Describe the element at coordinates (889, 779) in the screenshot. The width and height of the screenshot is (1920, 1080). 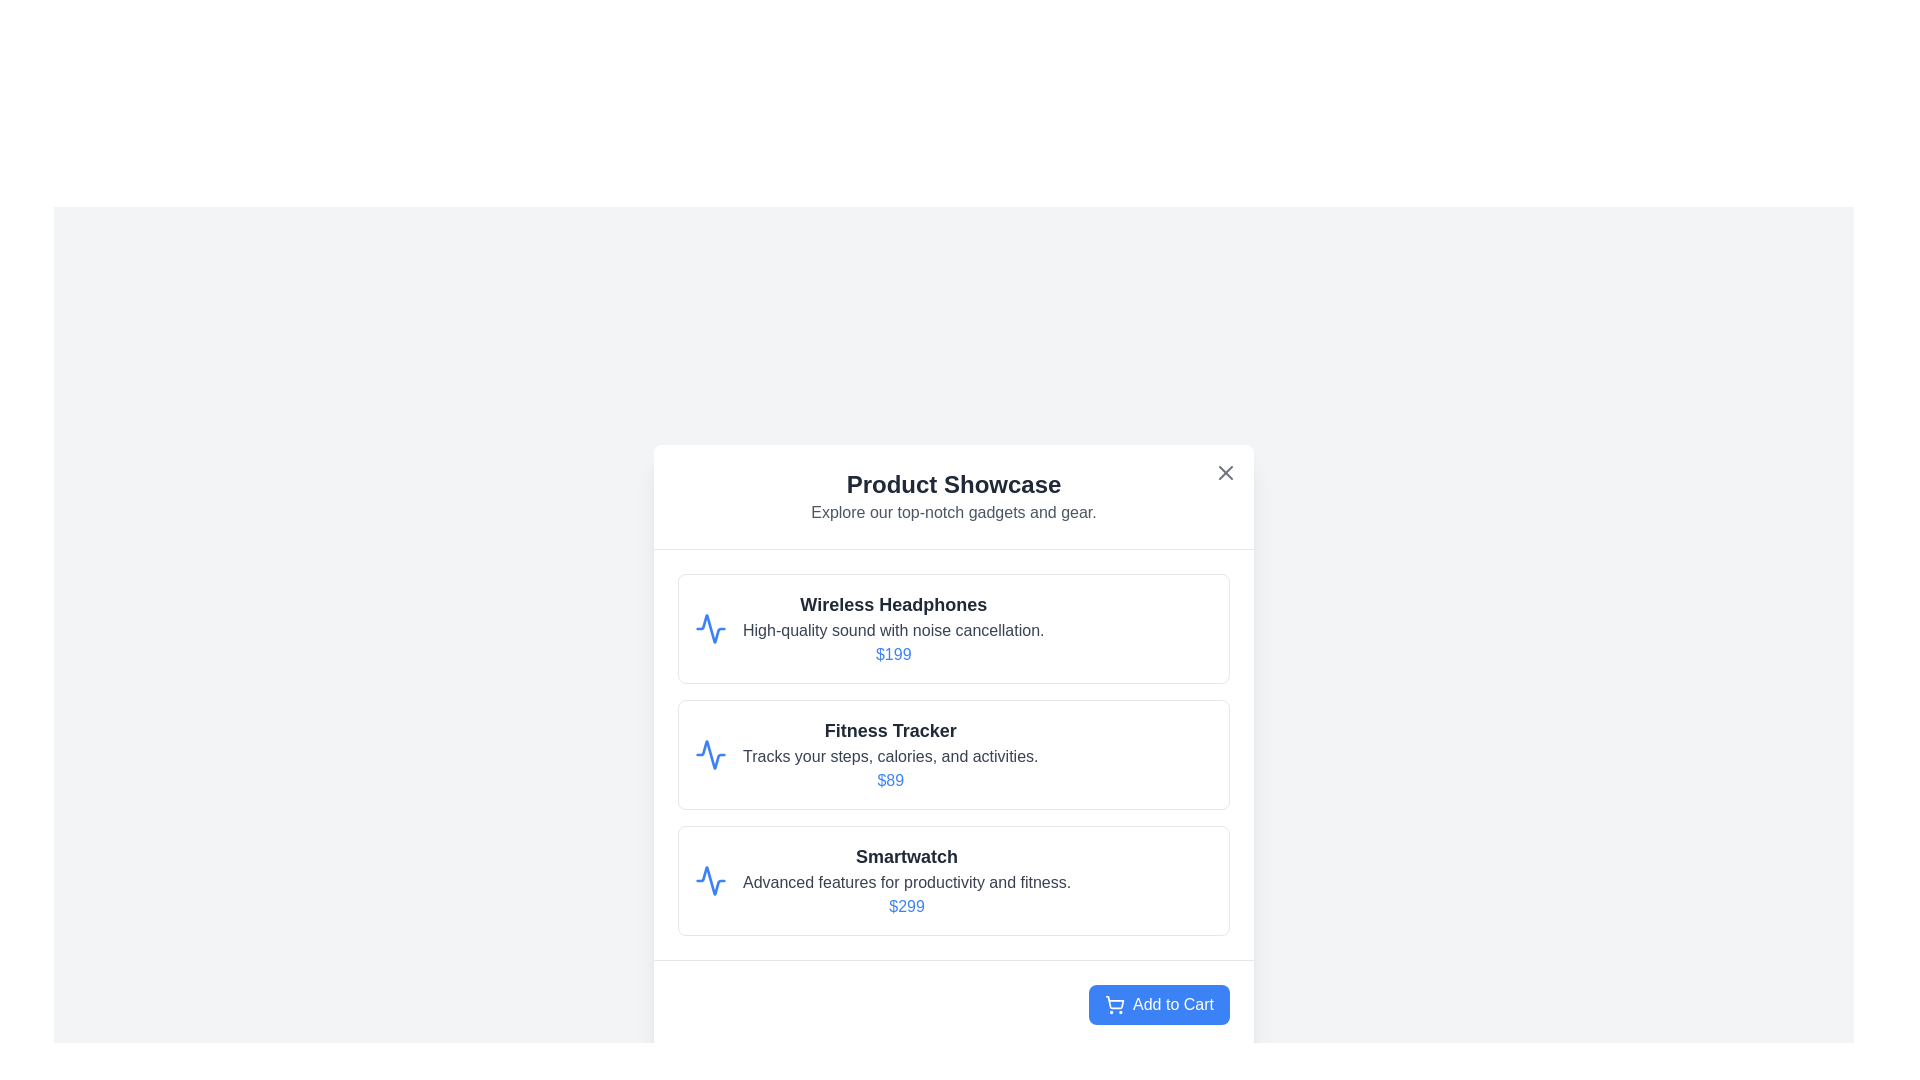
I see `the price information '$89' displayed in the text label of the second product listing` at that location.